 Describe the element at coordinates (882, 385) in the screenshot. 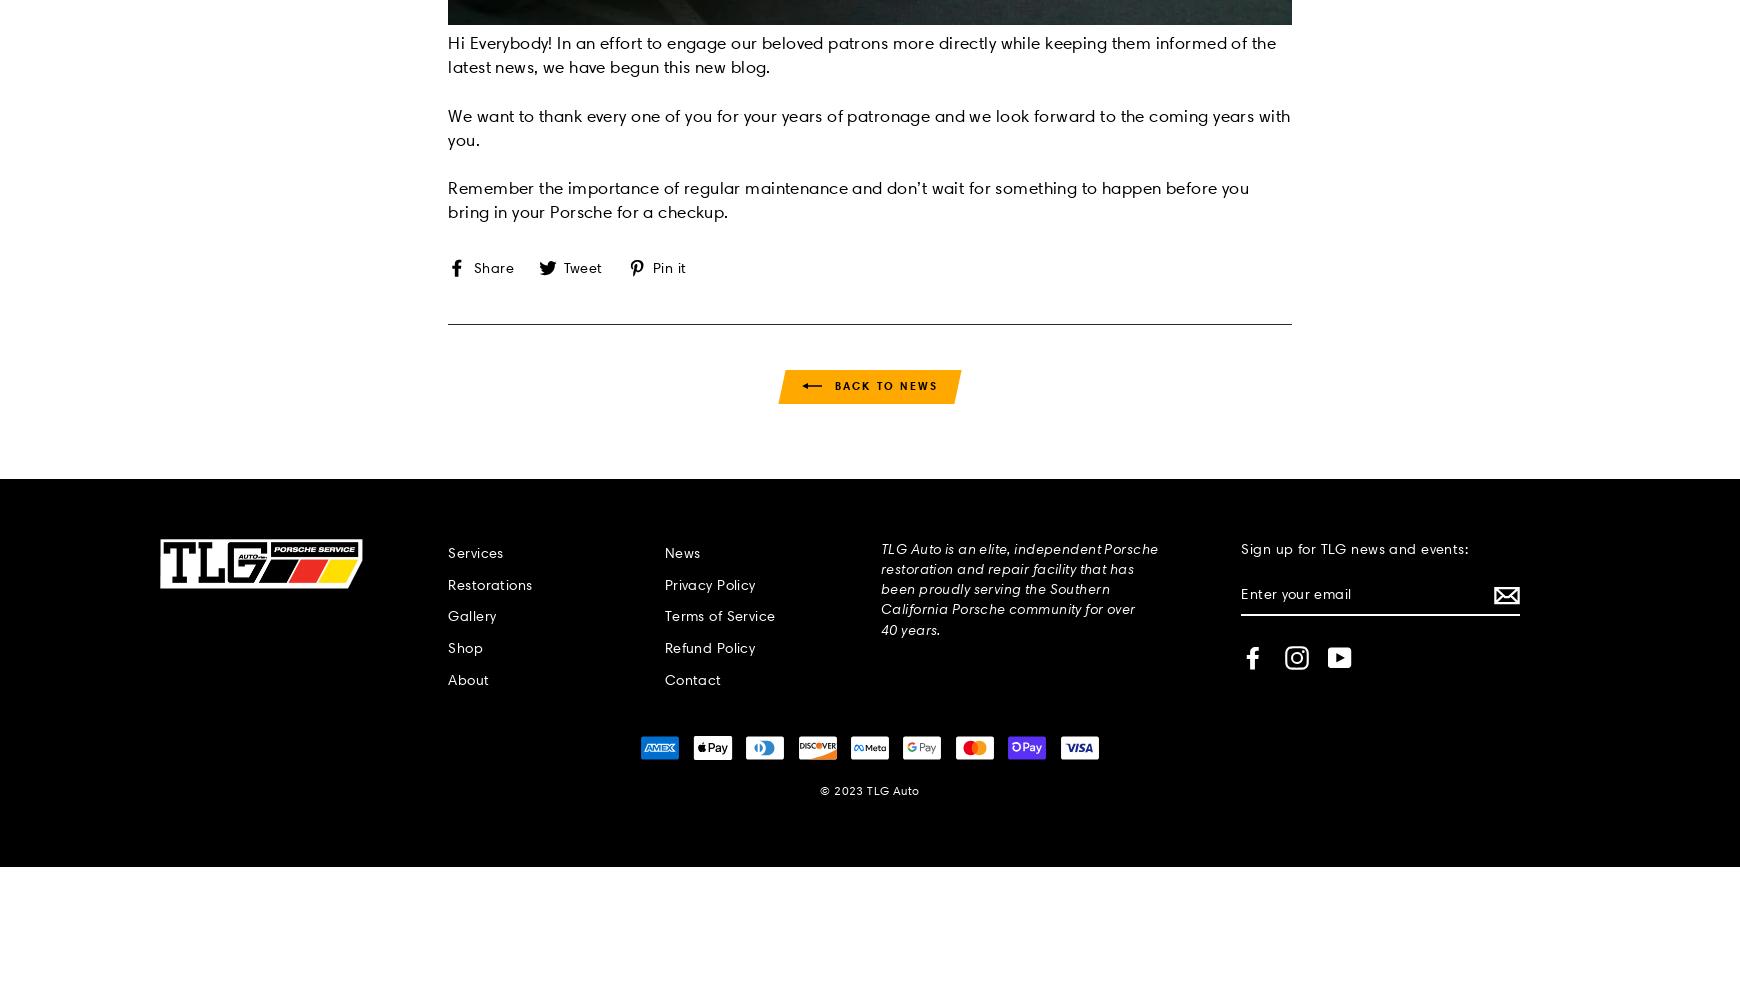

I see `'Back to News'` at that location.